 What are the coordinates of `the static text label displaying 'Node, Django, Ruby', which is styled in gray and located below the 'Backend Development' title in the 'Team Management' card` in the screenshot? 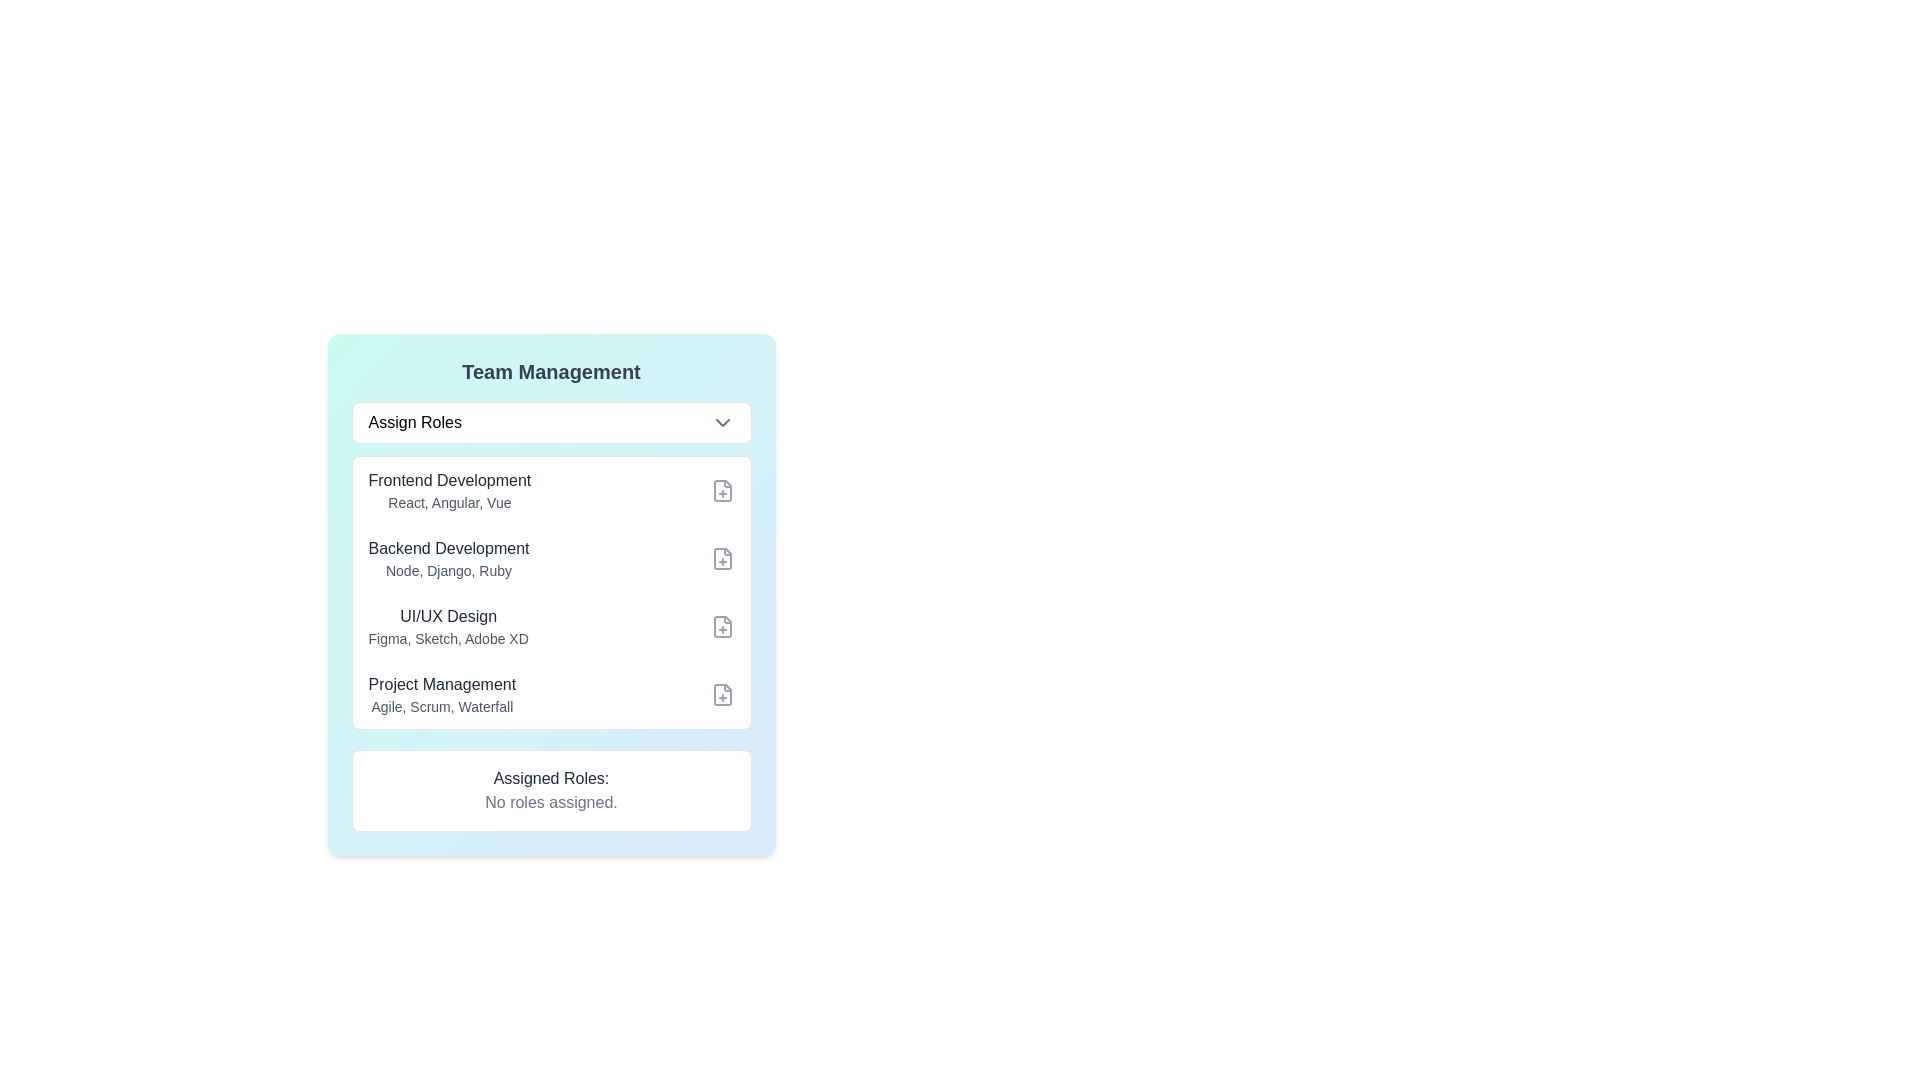 It's located at (447, 570).